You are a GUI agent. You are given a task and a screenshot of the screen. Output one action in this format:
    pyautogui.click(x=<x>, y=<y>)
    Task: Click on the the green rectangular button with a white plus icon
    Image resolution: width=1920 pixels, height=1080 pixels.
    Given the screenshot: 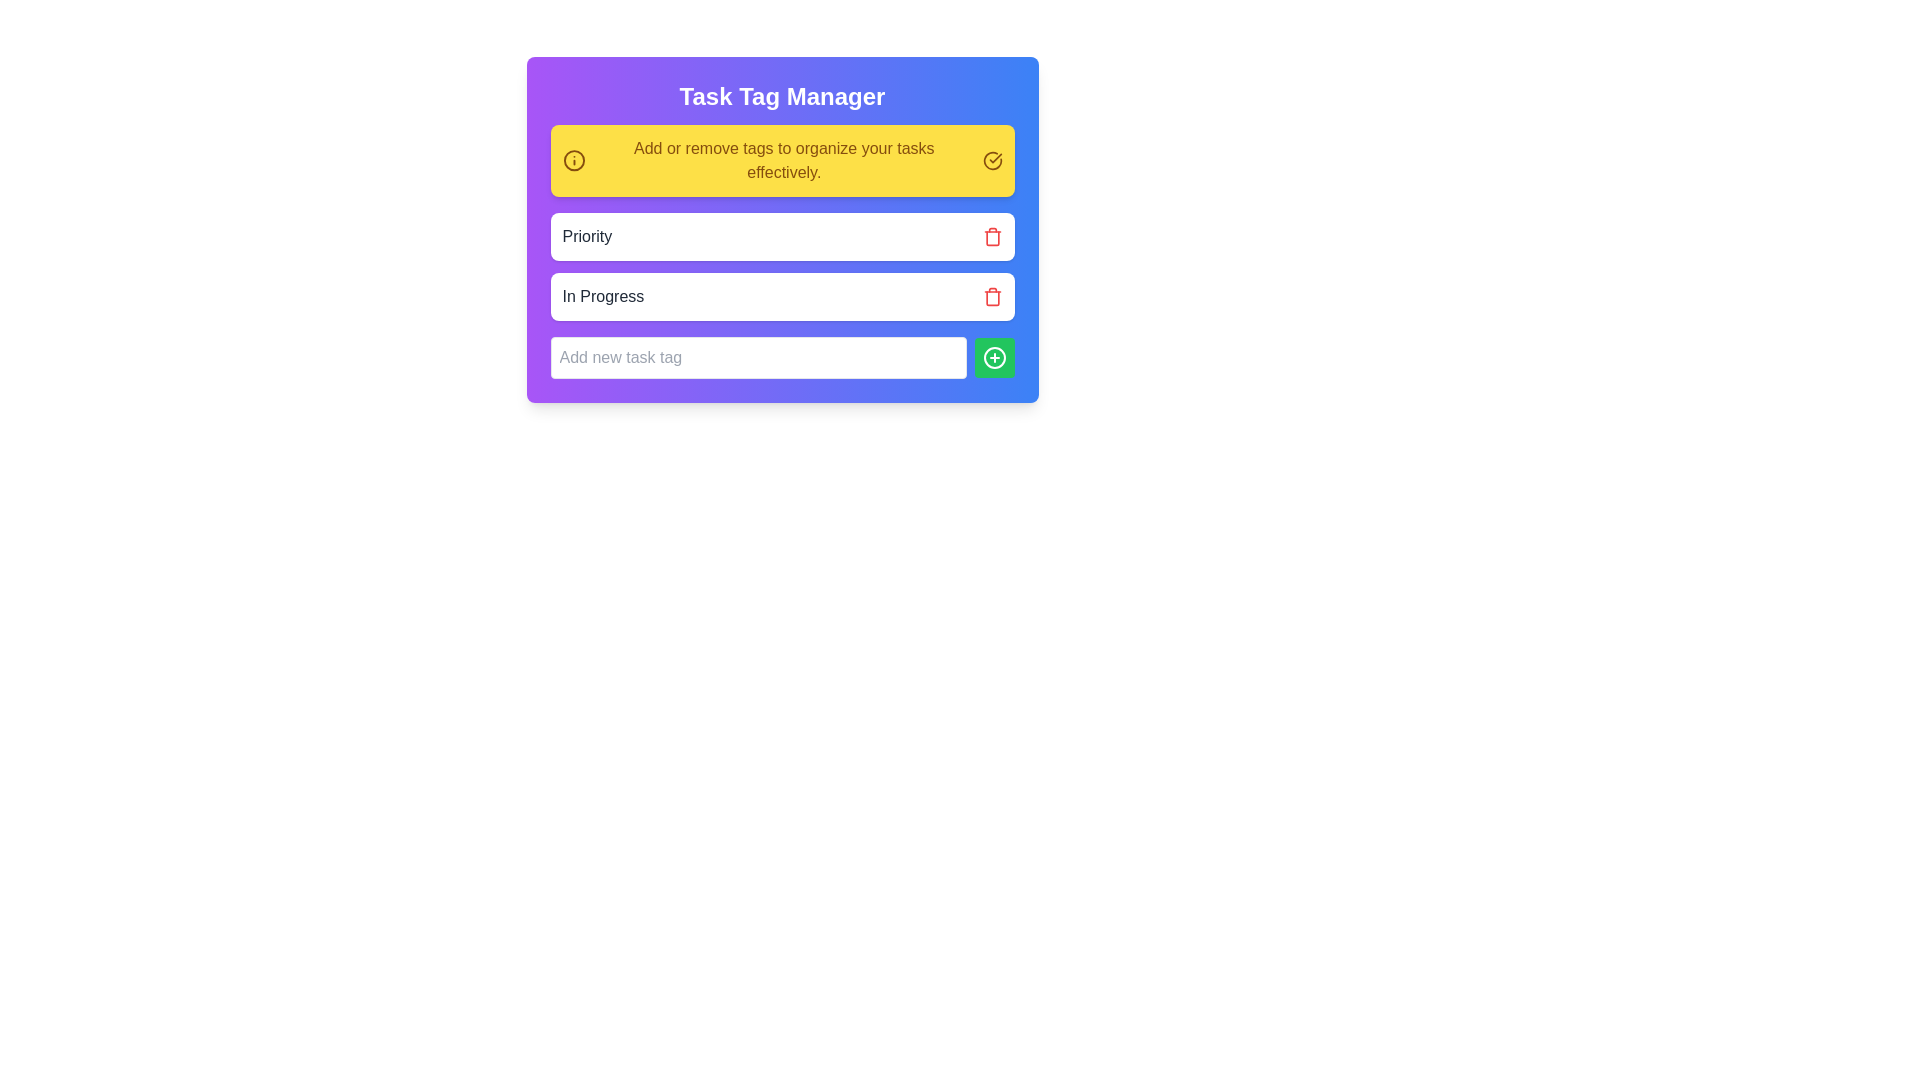 What is the action you would take?
    pyautogui.click(x=994, y=357)
    